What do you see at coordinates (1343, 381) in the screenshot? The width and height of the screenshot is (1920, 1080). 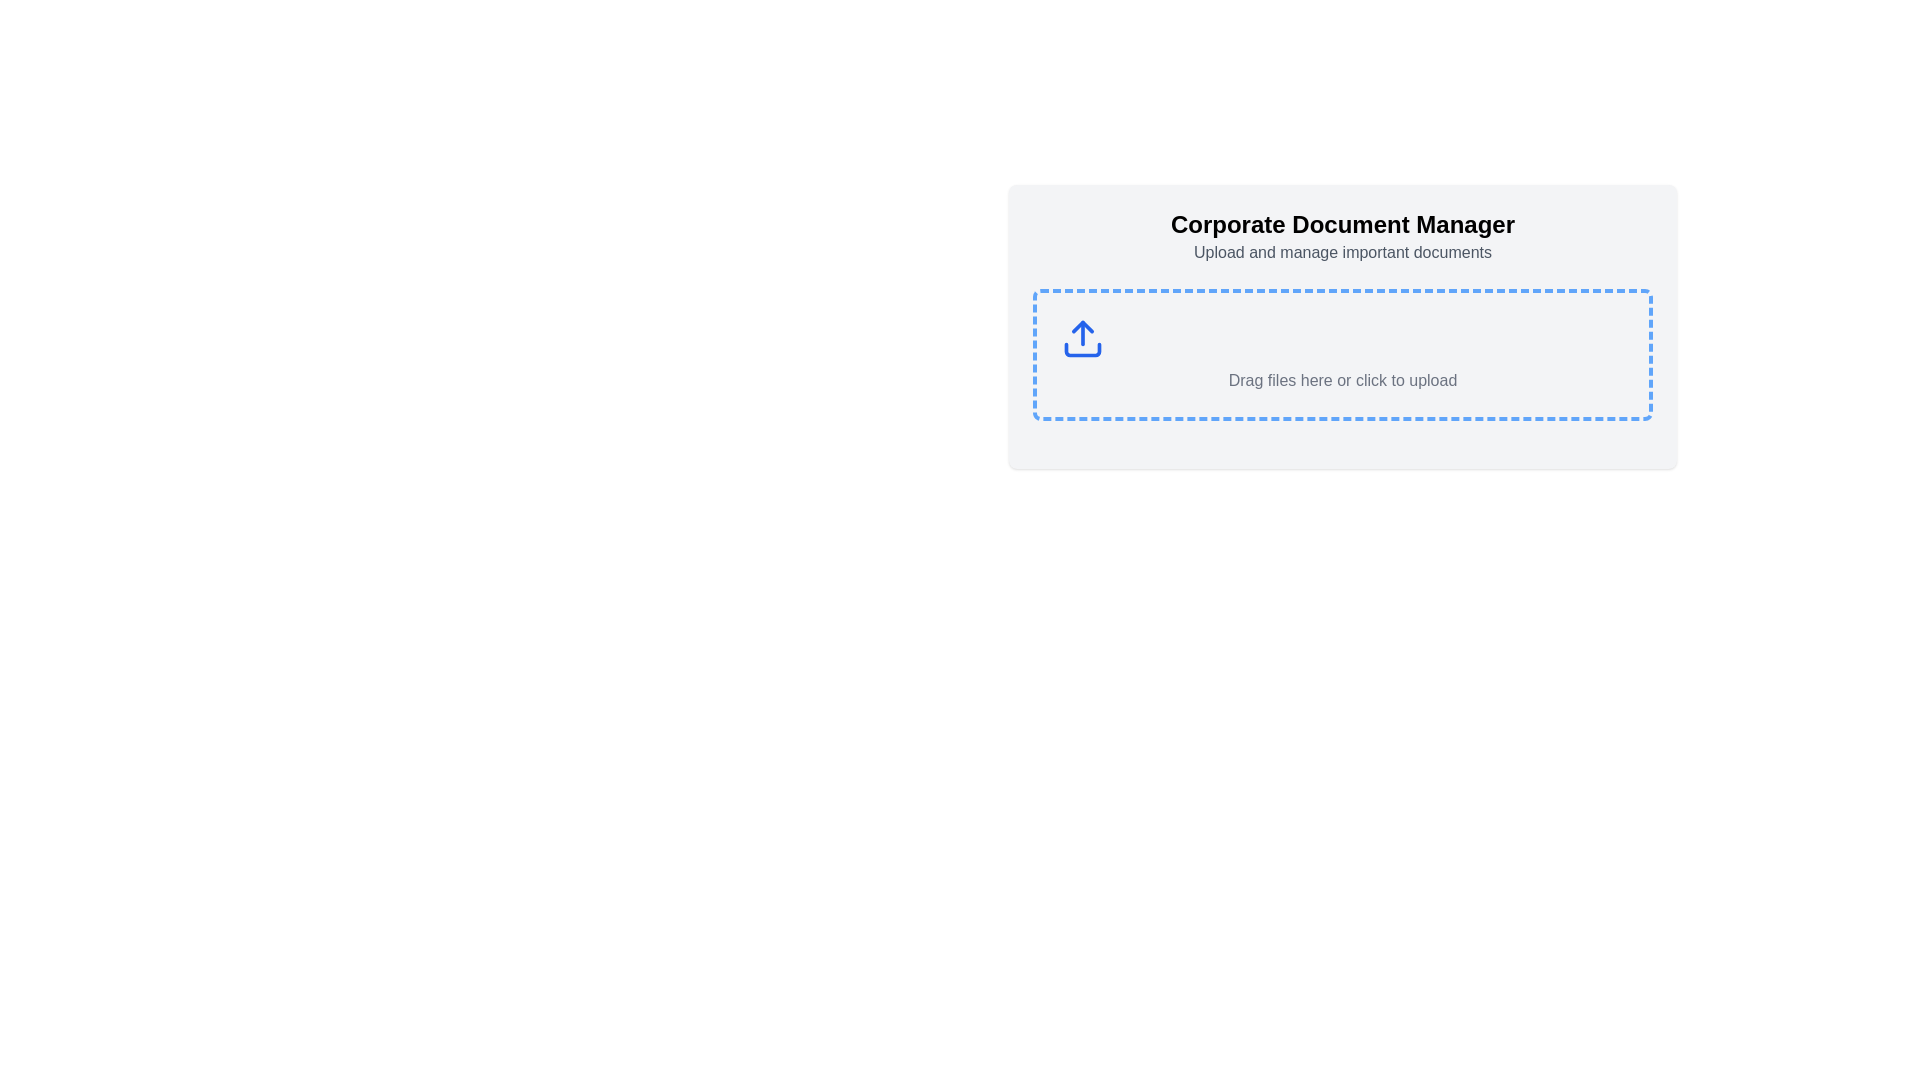 I see `the Text label that provides instructions for the user to drag and drop files or click the area to upload files, which is located in the central part of the interface below an upload icon` at bounding box center [1343, 381].